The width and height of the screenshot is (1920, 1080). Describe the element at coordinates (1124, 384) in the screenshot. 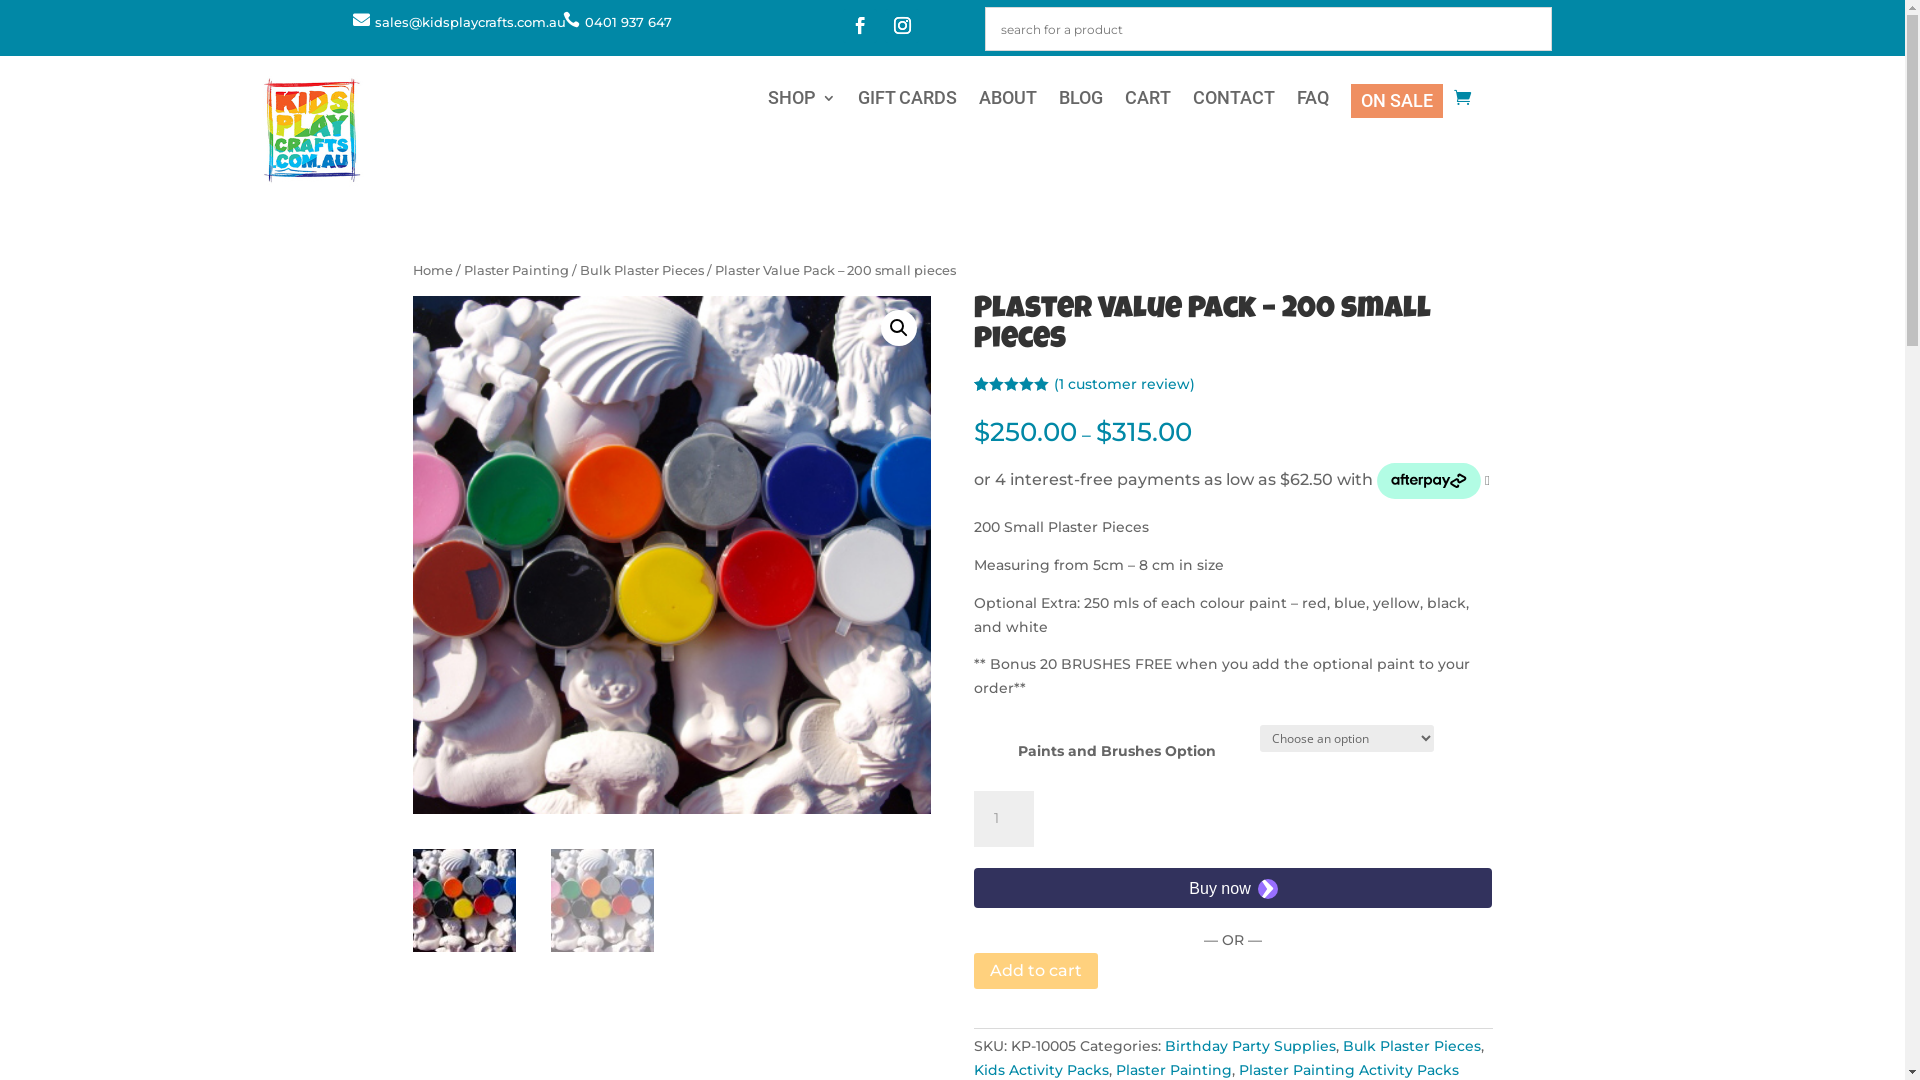

I see `'(1 customer review)'` at that location.